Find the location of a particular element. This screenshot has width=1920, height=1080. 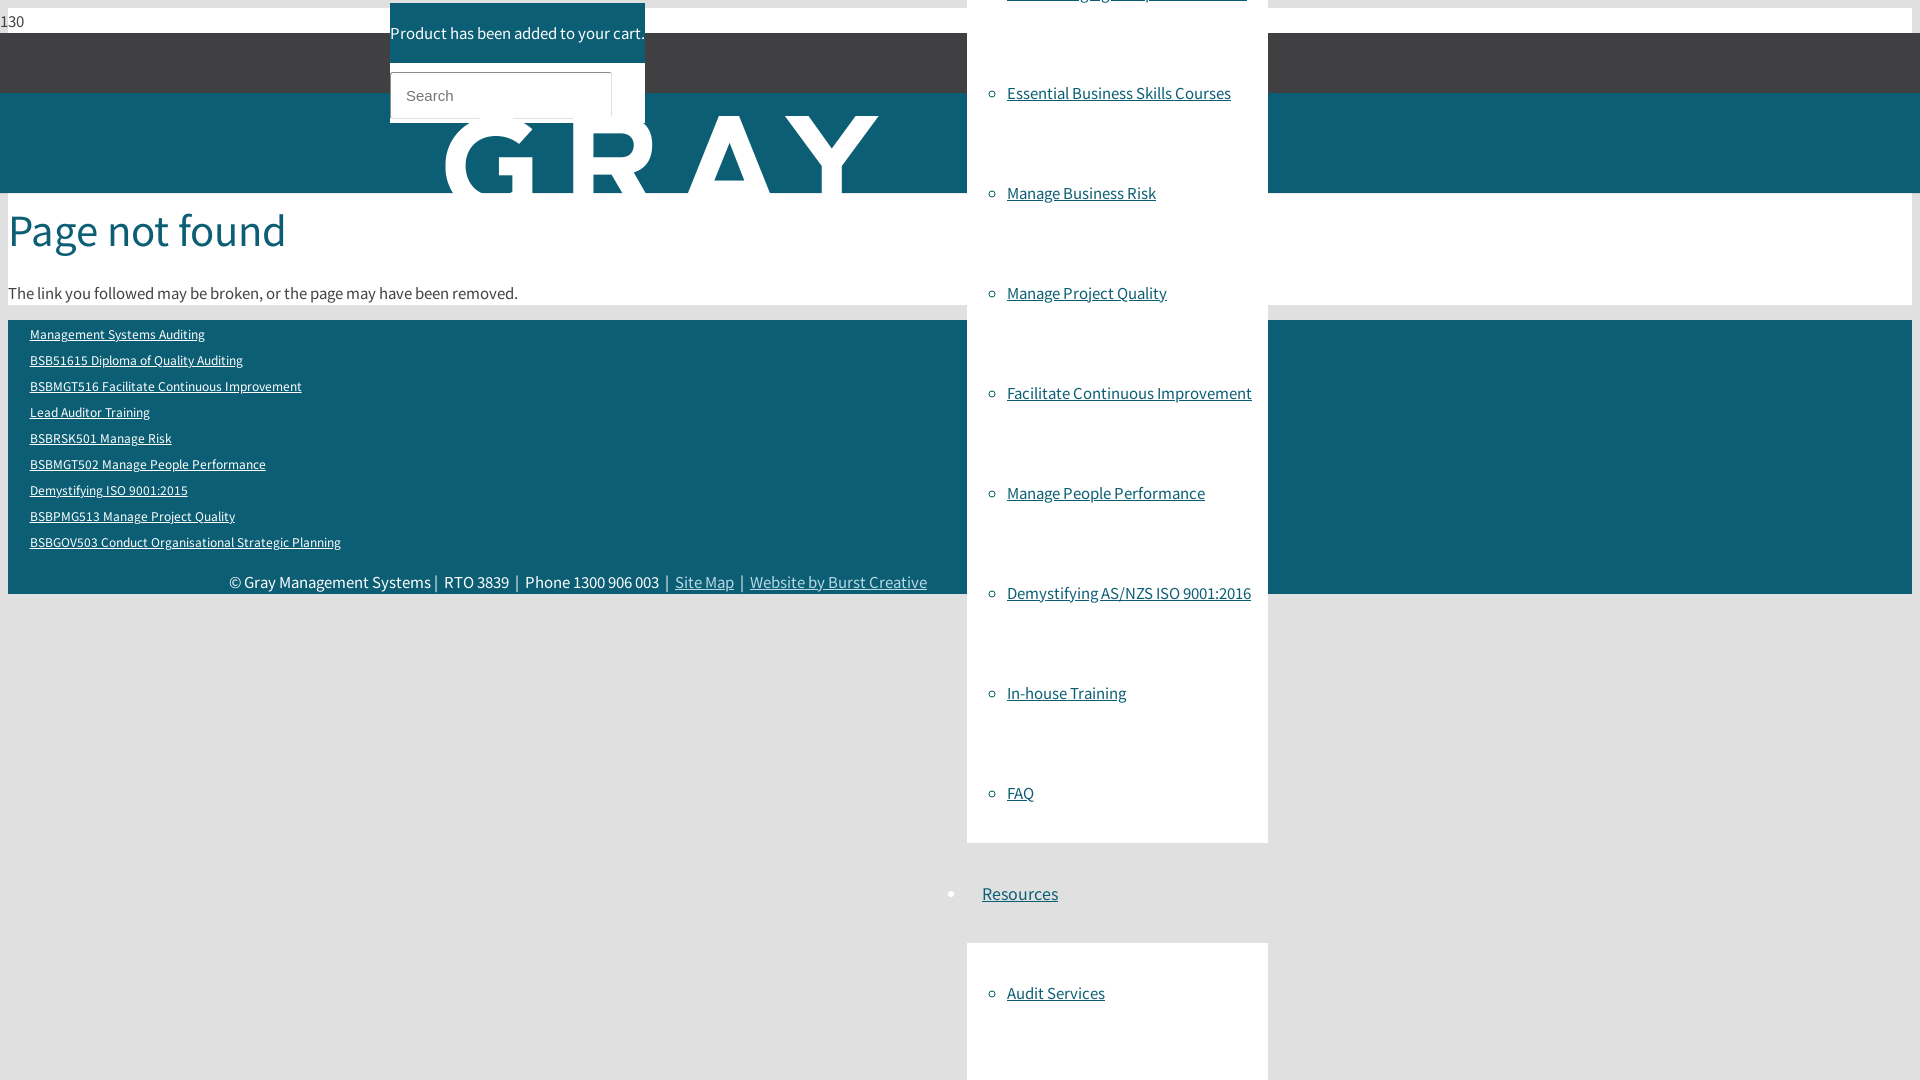

'BSBMGT516 Facilitate Continuous Improvement' is located at coordinates (165, 385).